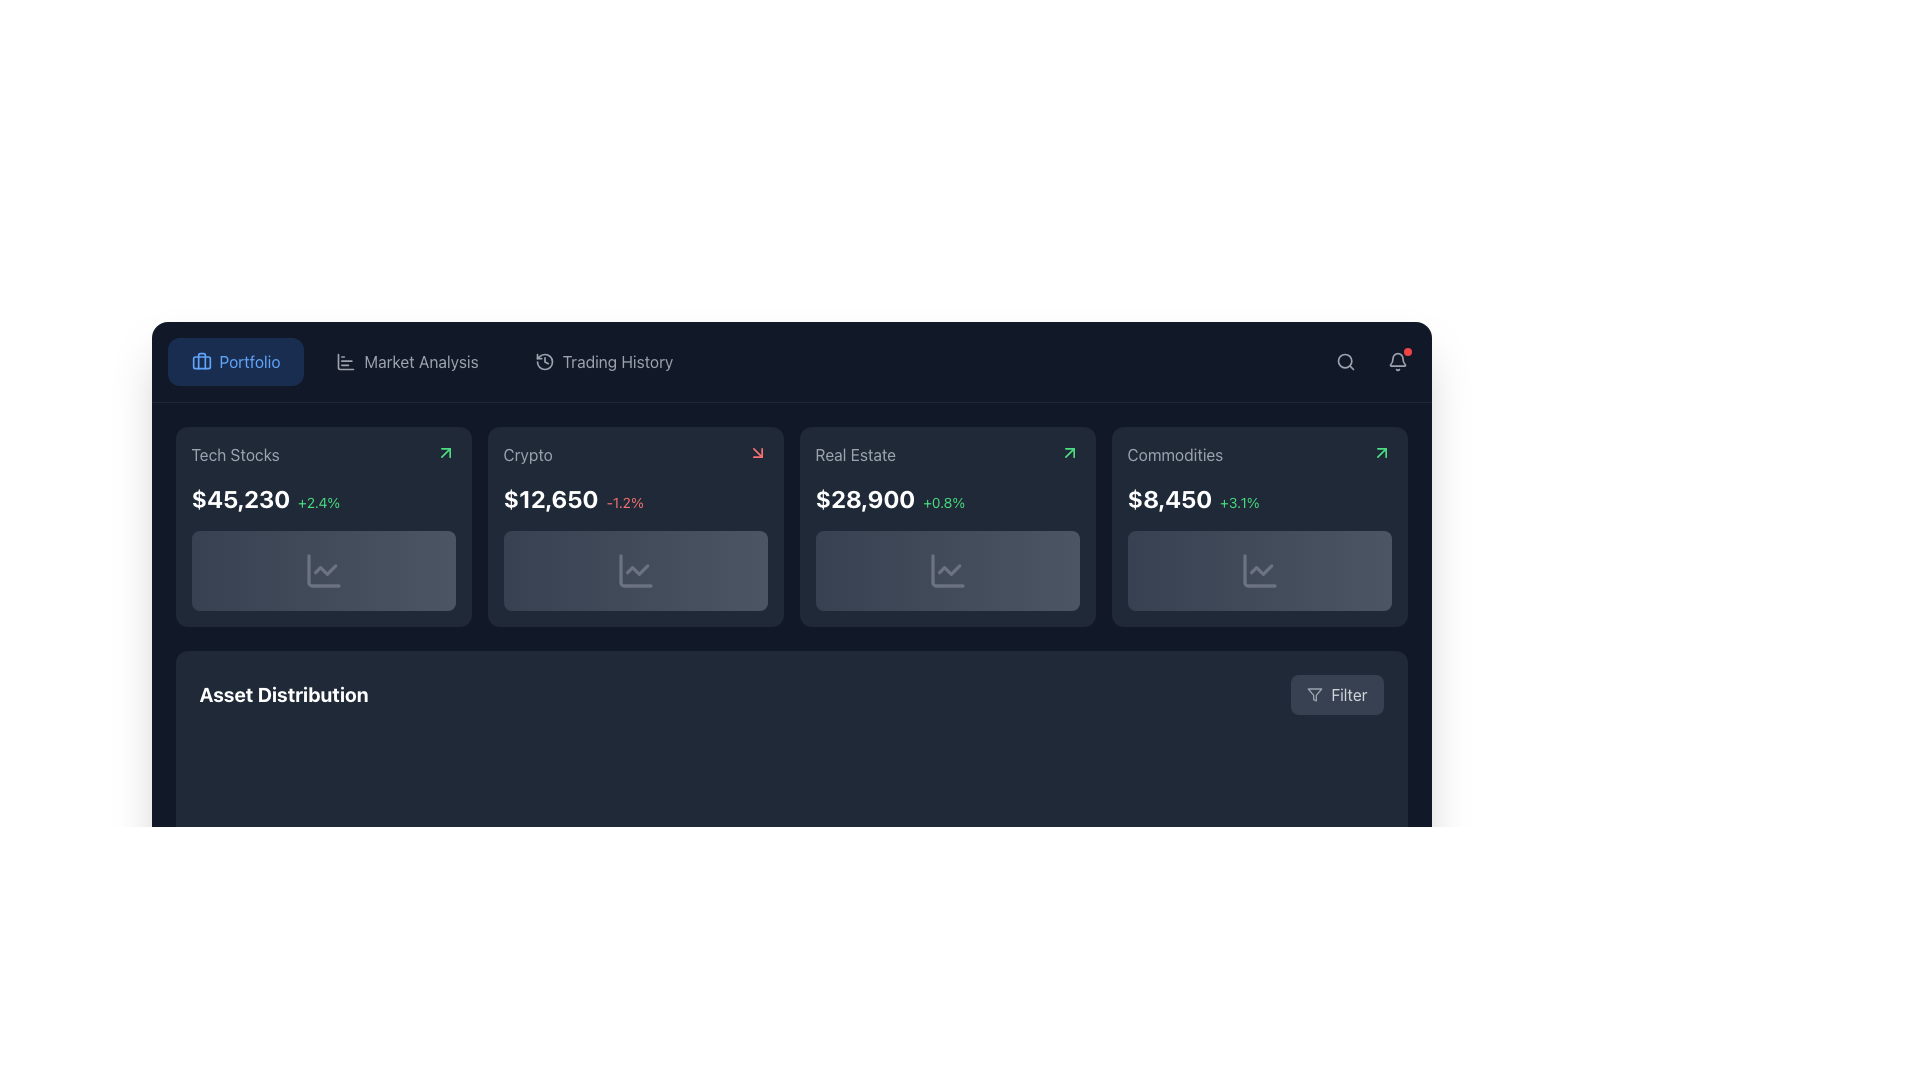 The image size is (1920, 1080). Describe the element at coordinates (946, 570) in the screenshot. I see `the line chart icon located at the bottom center of the 'Real Estate' card` at that location.